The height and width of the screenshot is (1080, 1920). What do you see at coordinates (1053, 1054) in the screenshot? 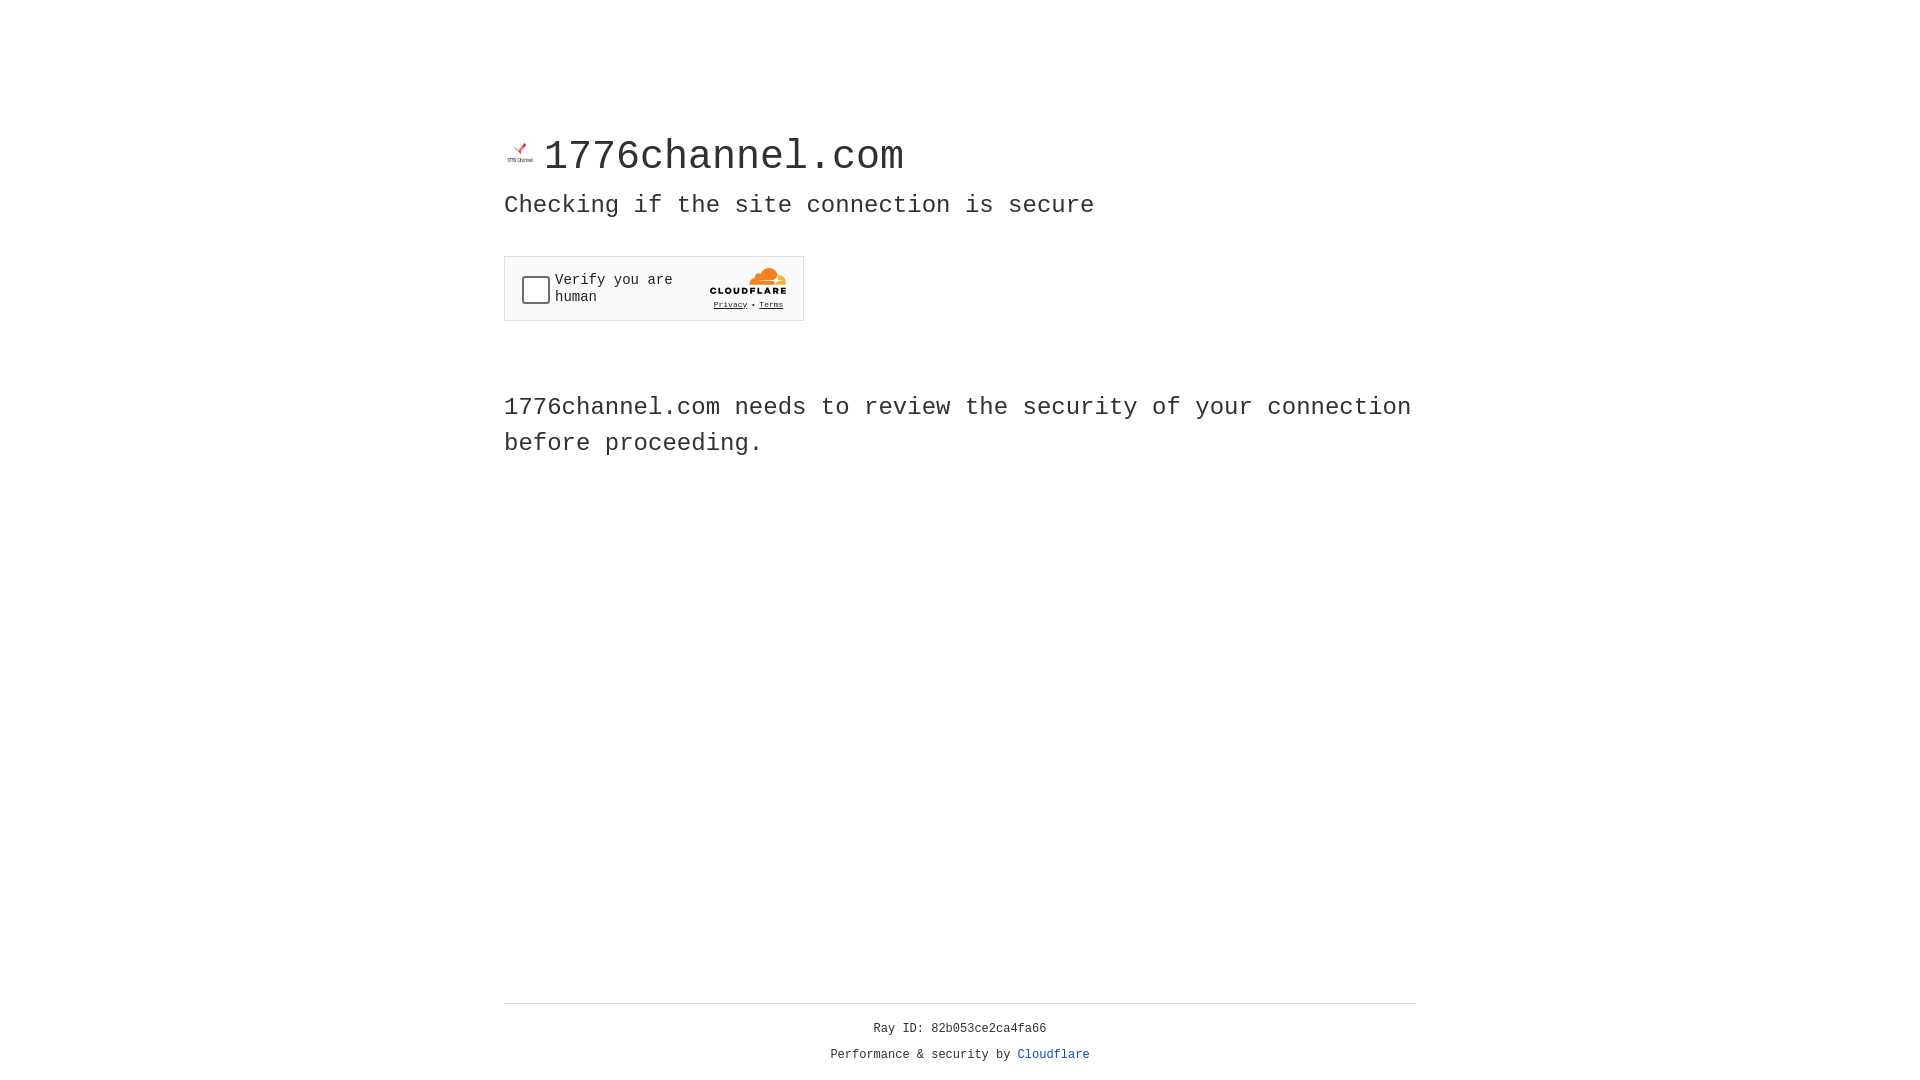
I see `'Cloudflare'` at bounding box center [1053, 1054].